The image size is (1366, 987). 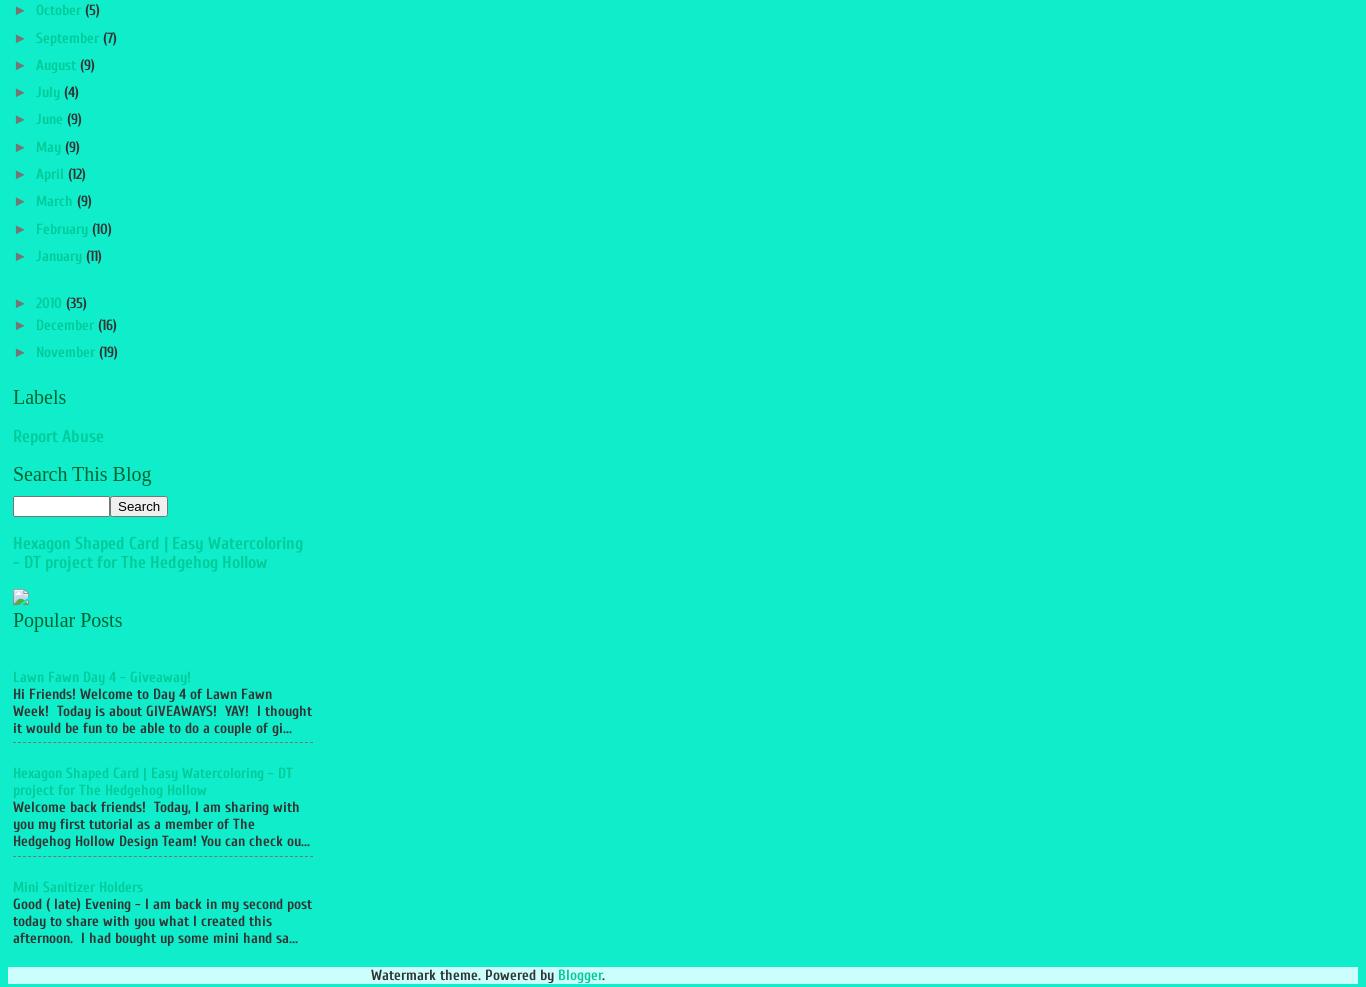 I want to click on 'December', so click(x=65, y=324).